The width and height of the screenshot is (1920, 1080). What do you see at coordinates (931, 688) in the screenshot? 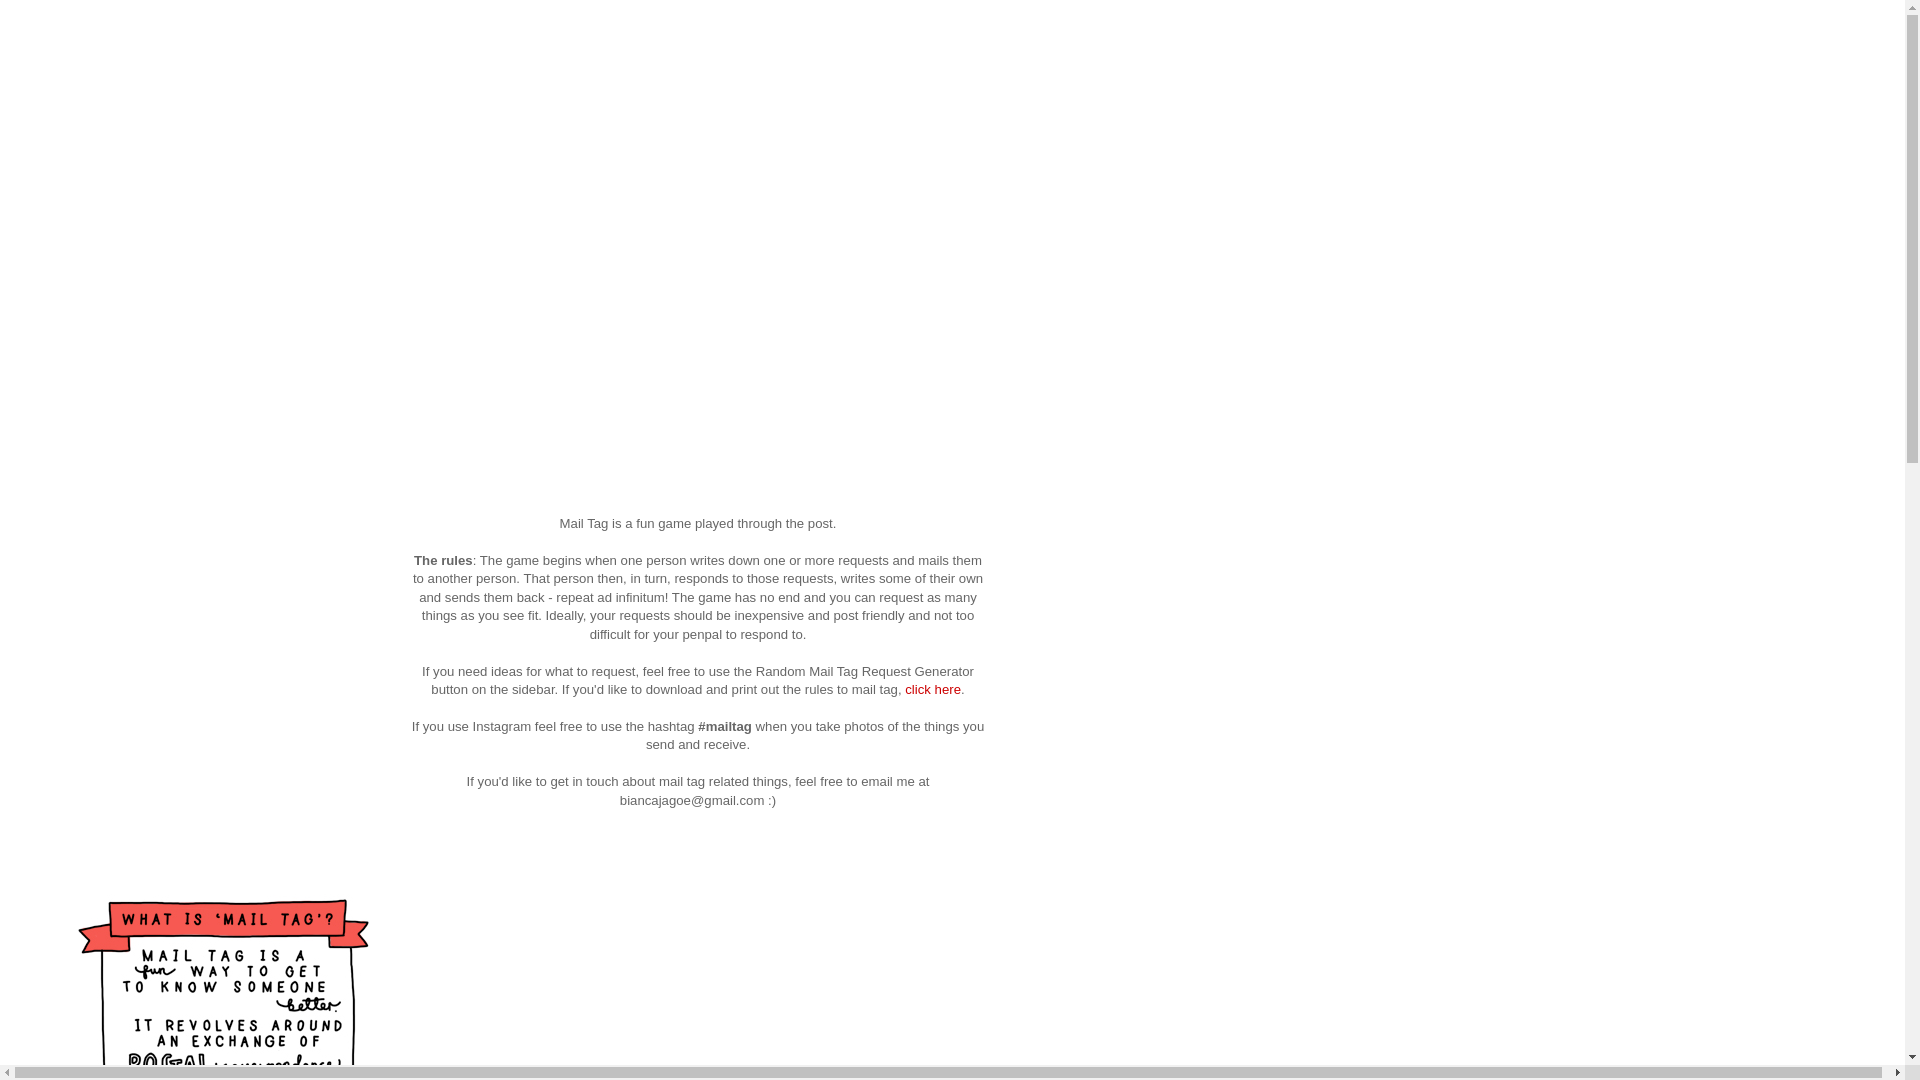
I see `'click here'` at bounding box center [931, 688].